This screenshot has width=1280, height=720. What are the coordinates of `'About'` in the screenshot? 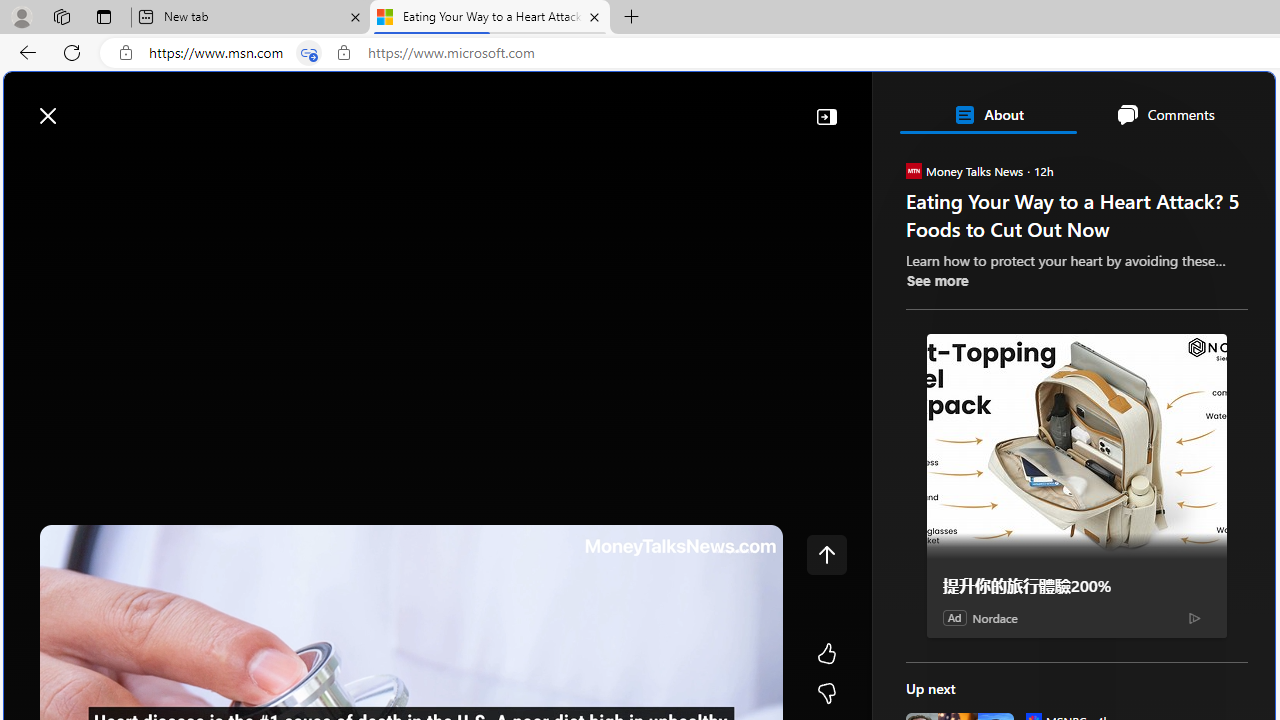 It's located at (987, 114).